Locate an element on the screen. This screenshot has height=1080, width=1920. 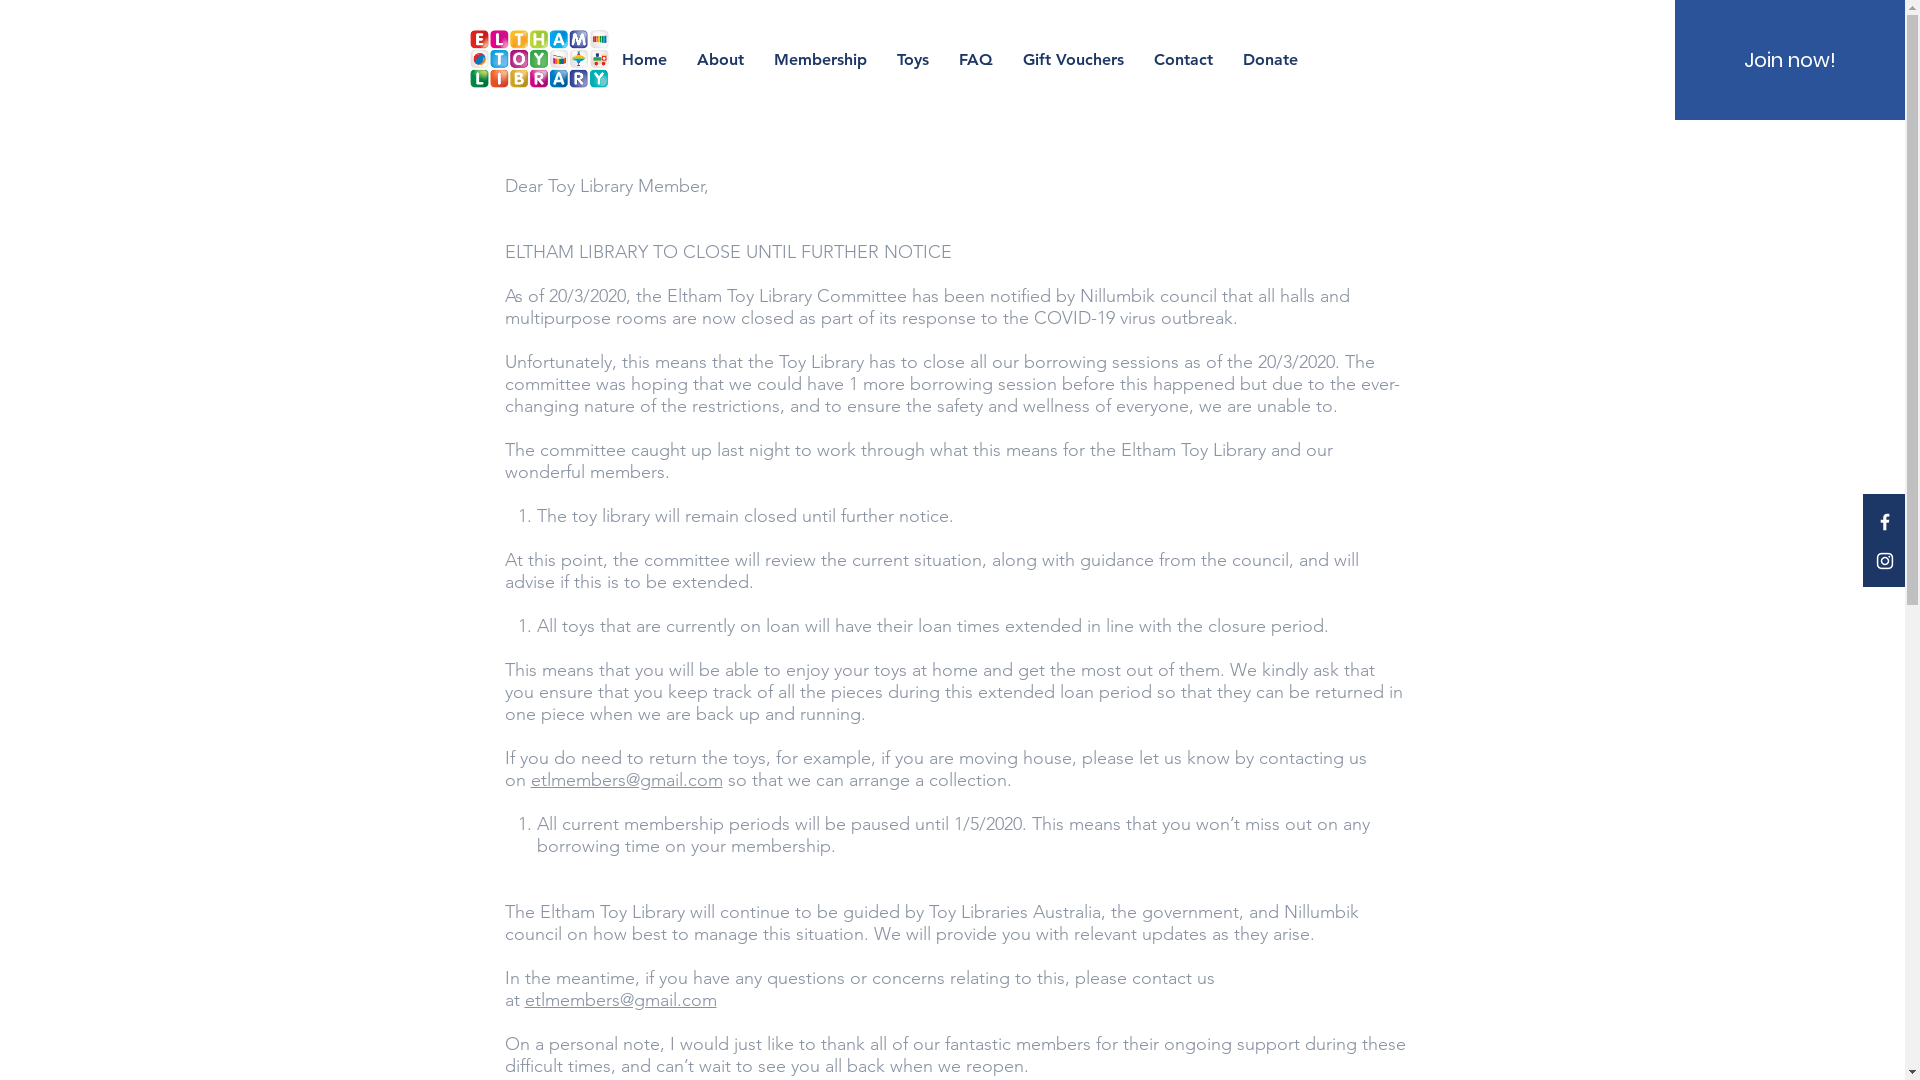
'Contact' is located at coordinates (1183, 58).